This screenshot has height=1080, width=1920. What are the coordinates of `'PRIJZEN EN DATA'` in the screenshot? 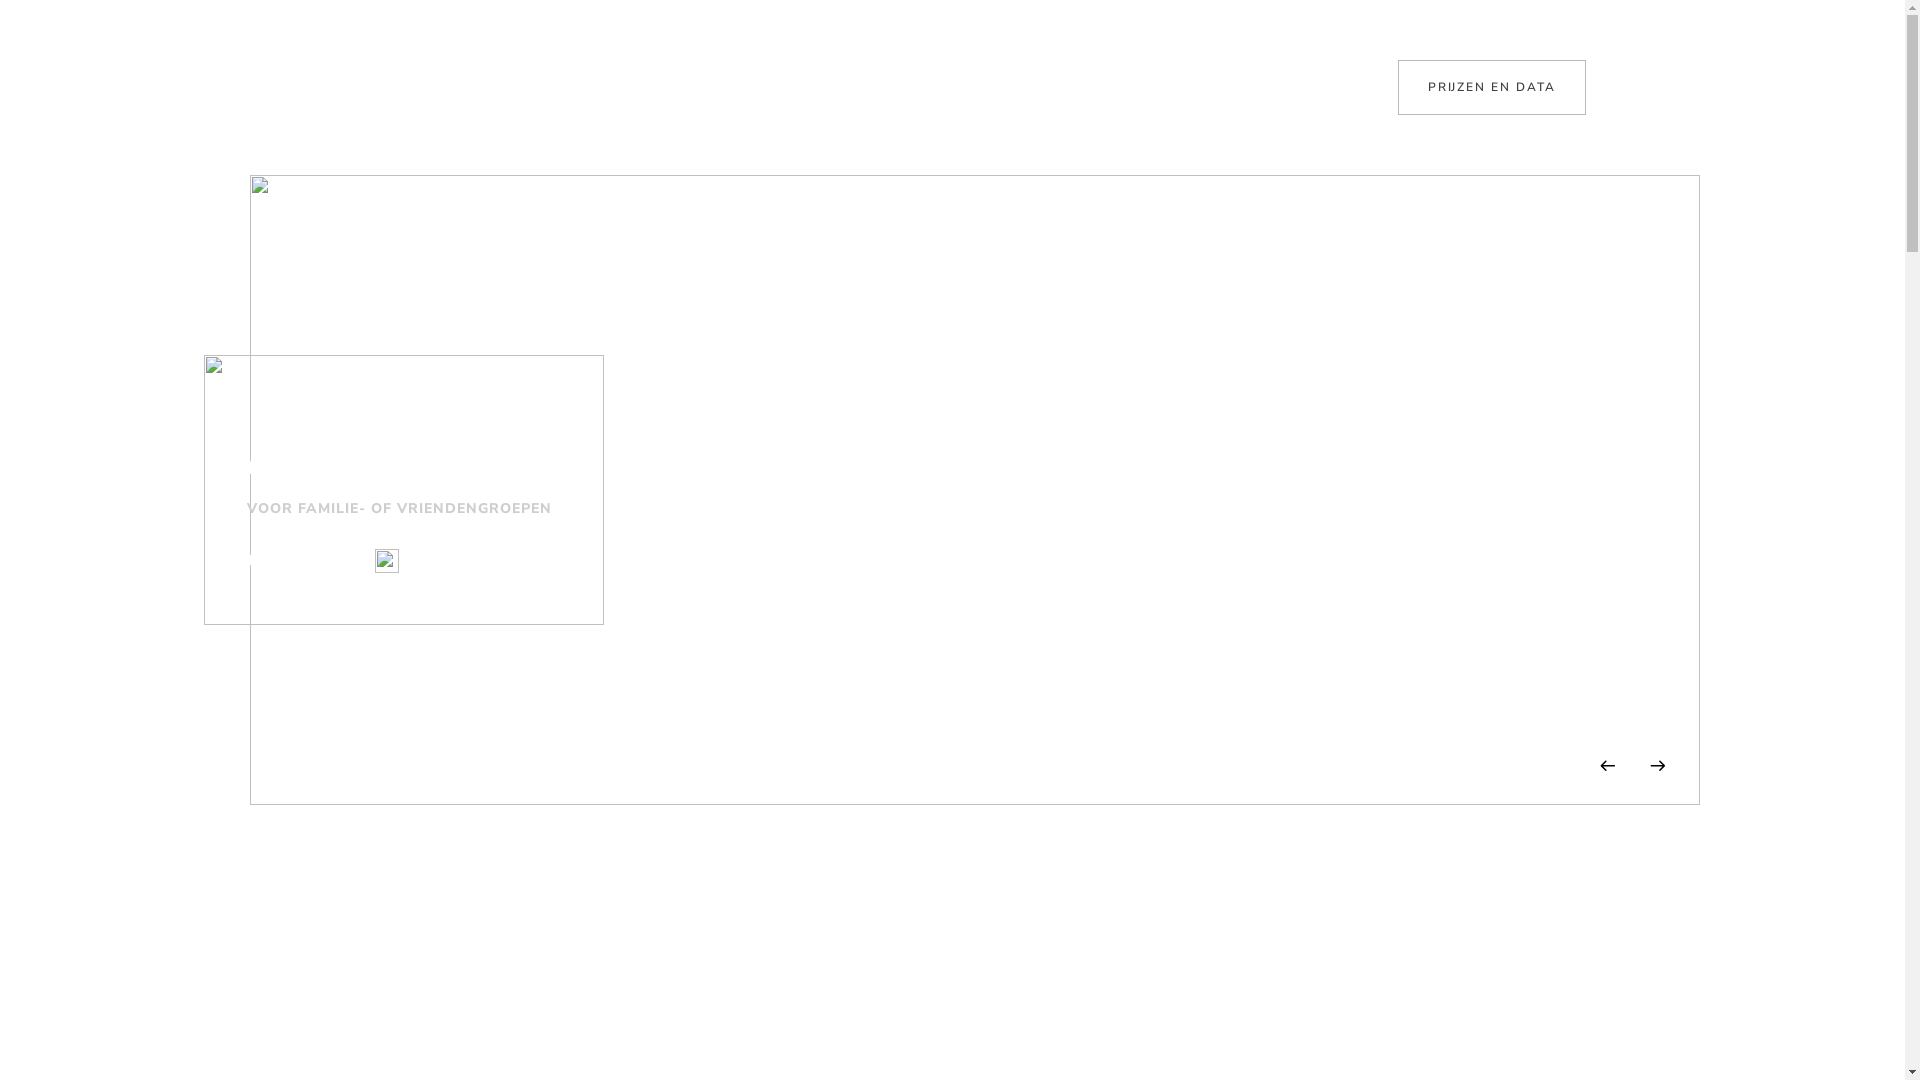 It's located at (1492, 86).